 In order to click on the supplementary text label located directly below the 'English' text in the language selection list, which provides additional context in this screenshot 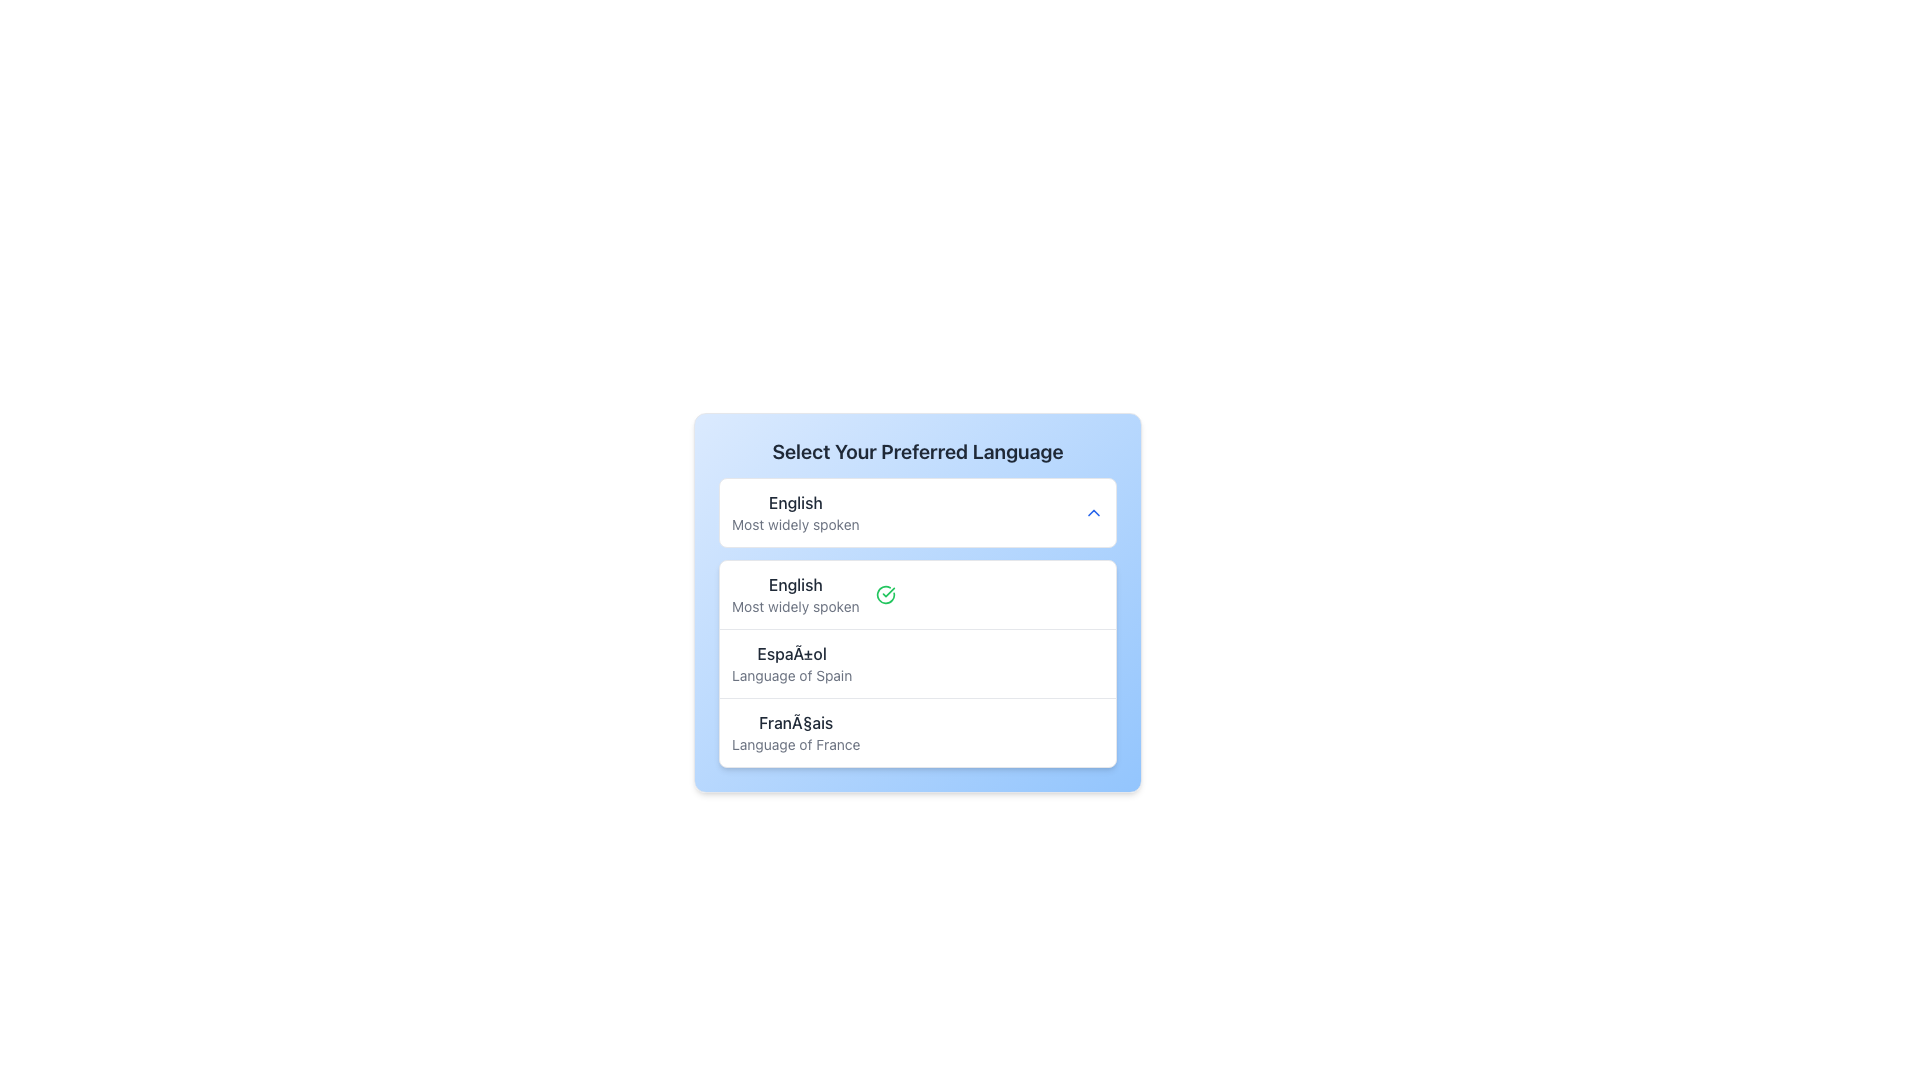, I will do `click(794, 605)`.